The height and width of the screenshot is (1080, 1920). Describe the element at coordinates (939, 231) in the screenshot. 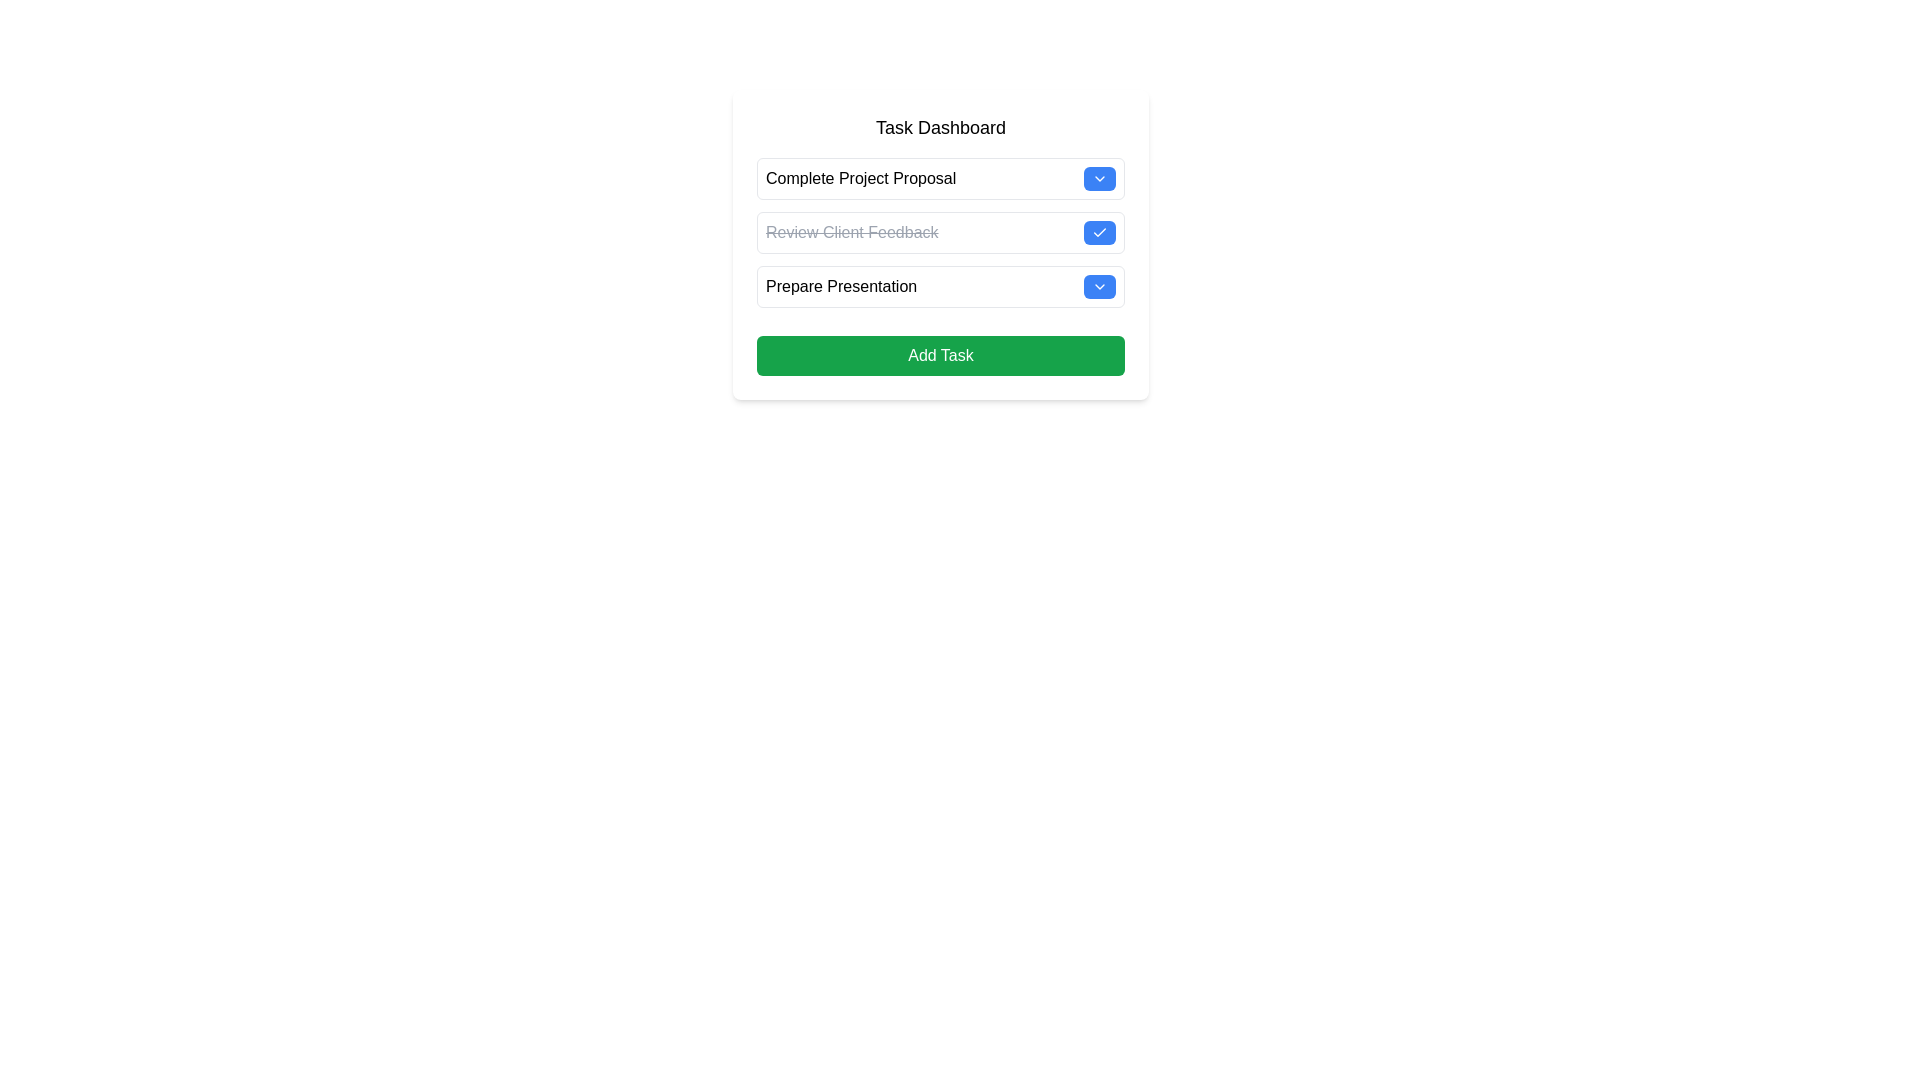

I see `the second task entry in the Task Dashboard labeled 'Review Client Feedback'` at that location.